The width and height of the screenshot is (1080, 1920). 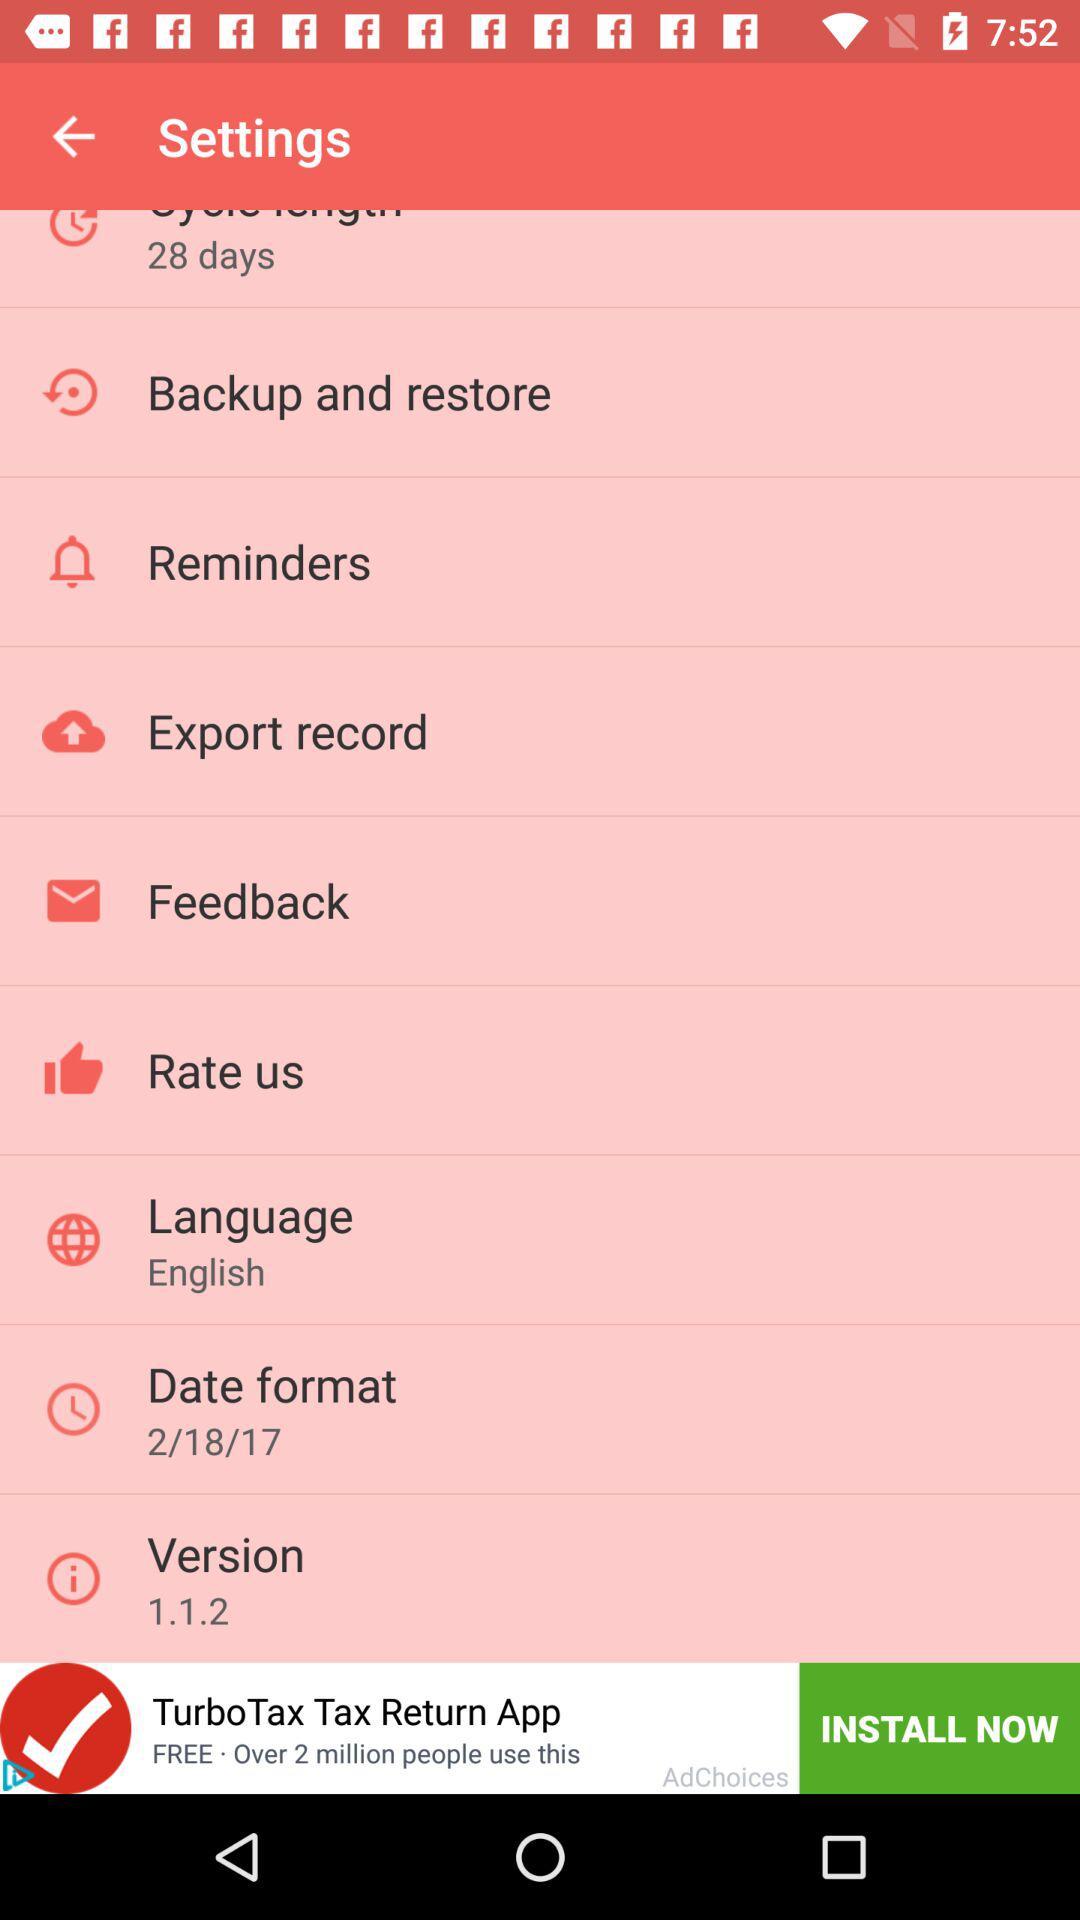 What do you see at coordinates (355, 1709) in the screenshot?
I see `item next to install now` at bounding box center [355, 1709].